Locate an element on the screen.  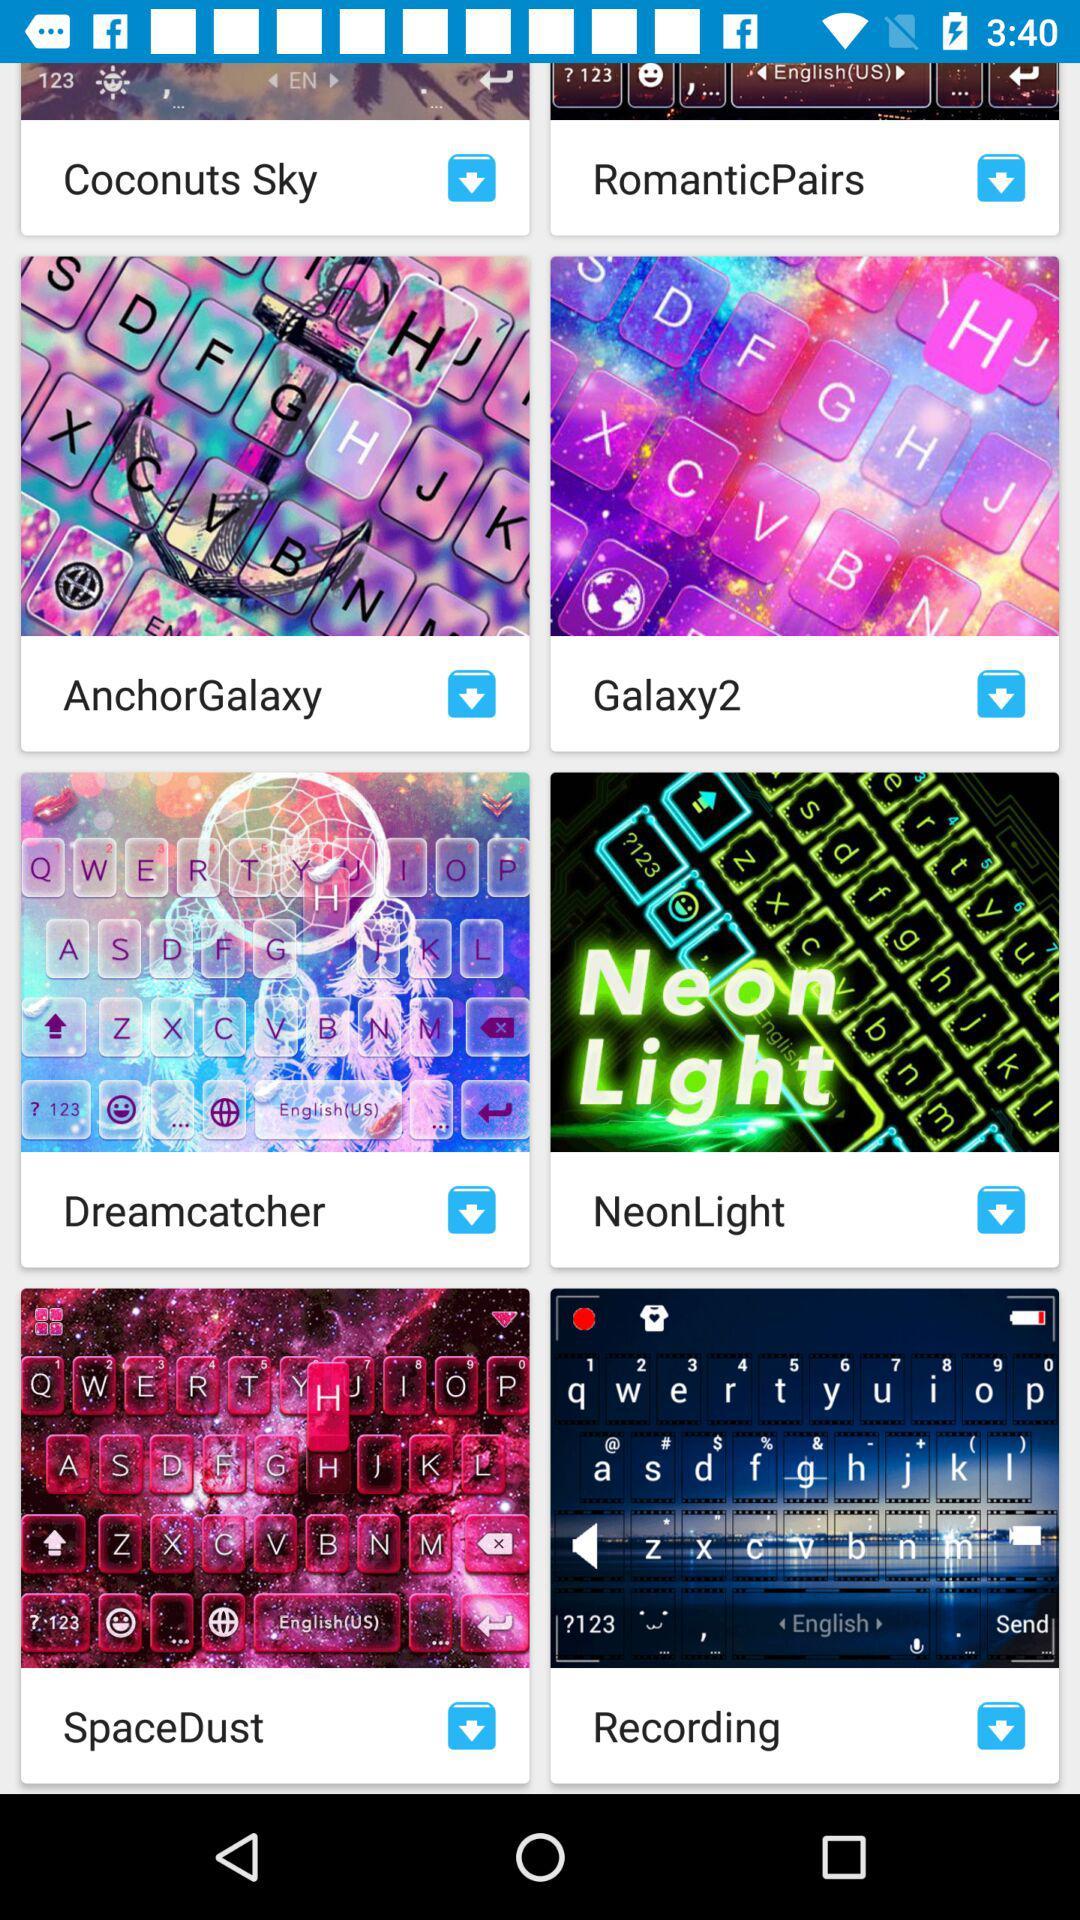
start download is located at coordinates (1001, 693).